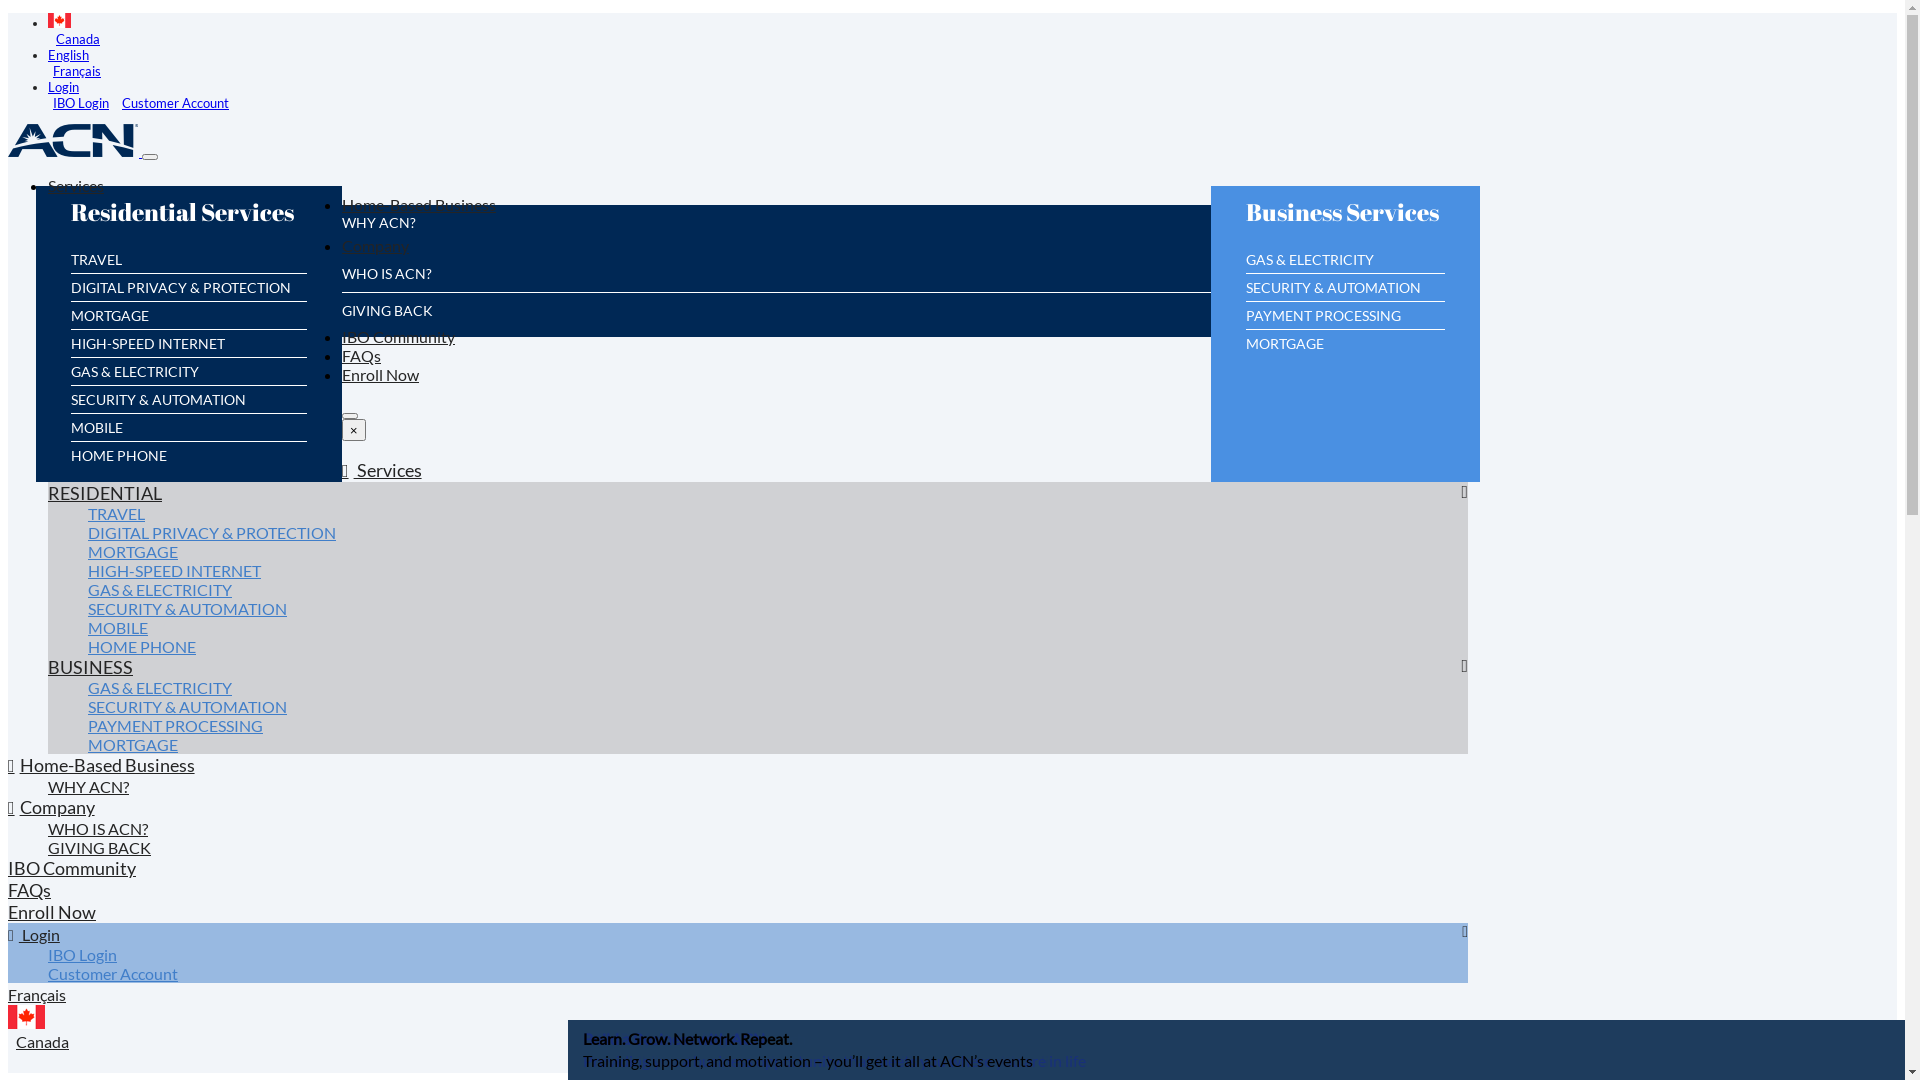 This screenshot has width=1920, height=1080. I want to click on 'Business Services', so click(1347, 222).